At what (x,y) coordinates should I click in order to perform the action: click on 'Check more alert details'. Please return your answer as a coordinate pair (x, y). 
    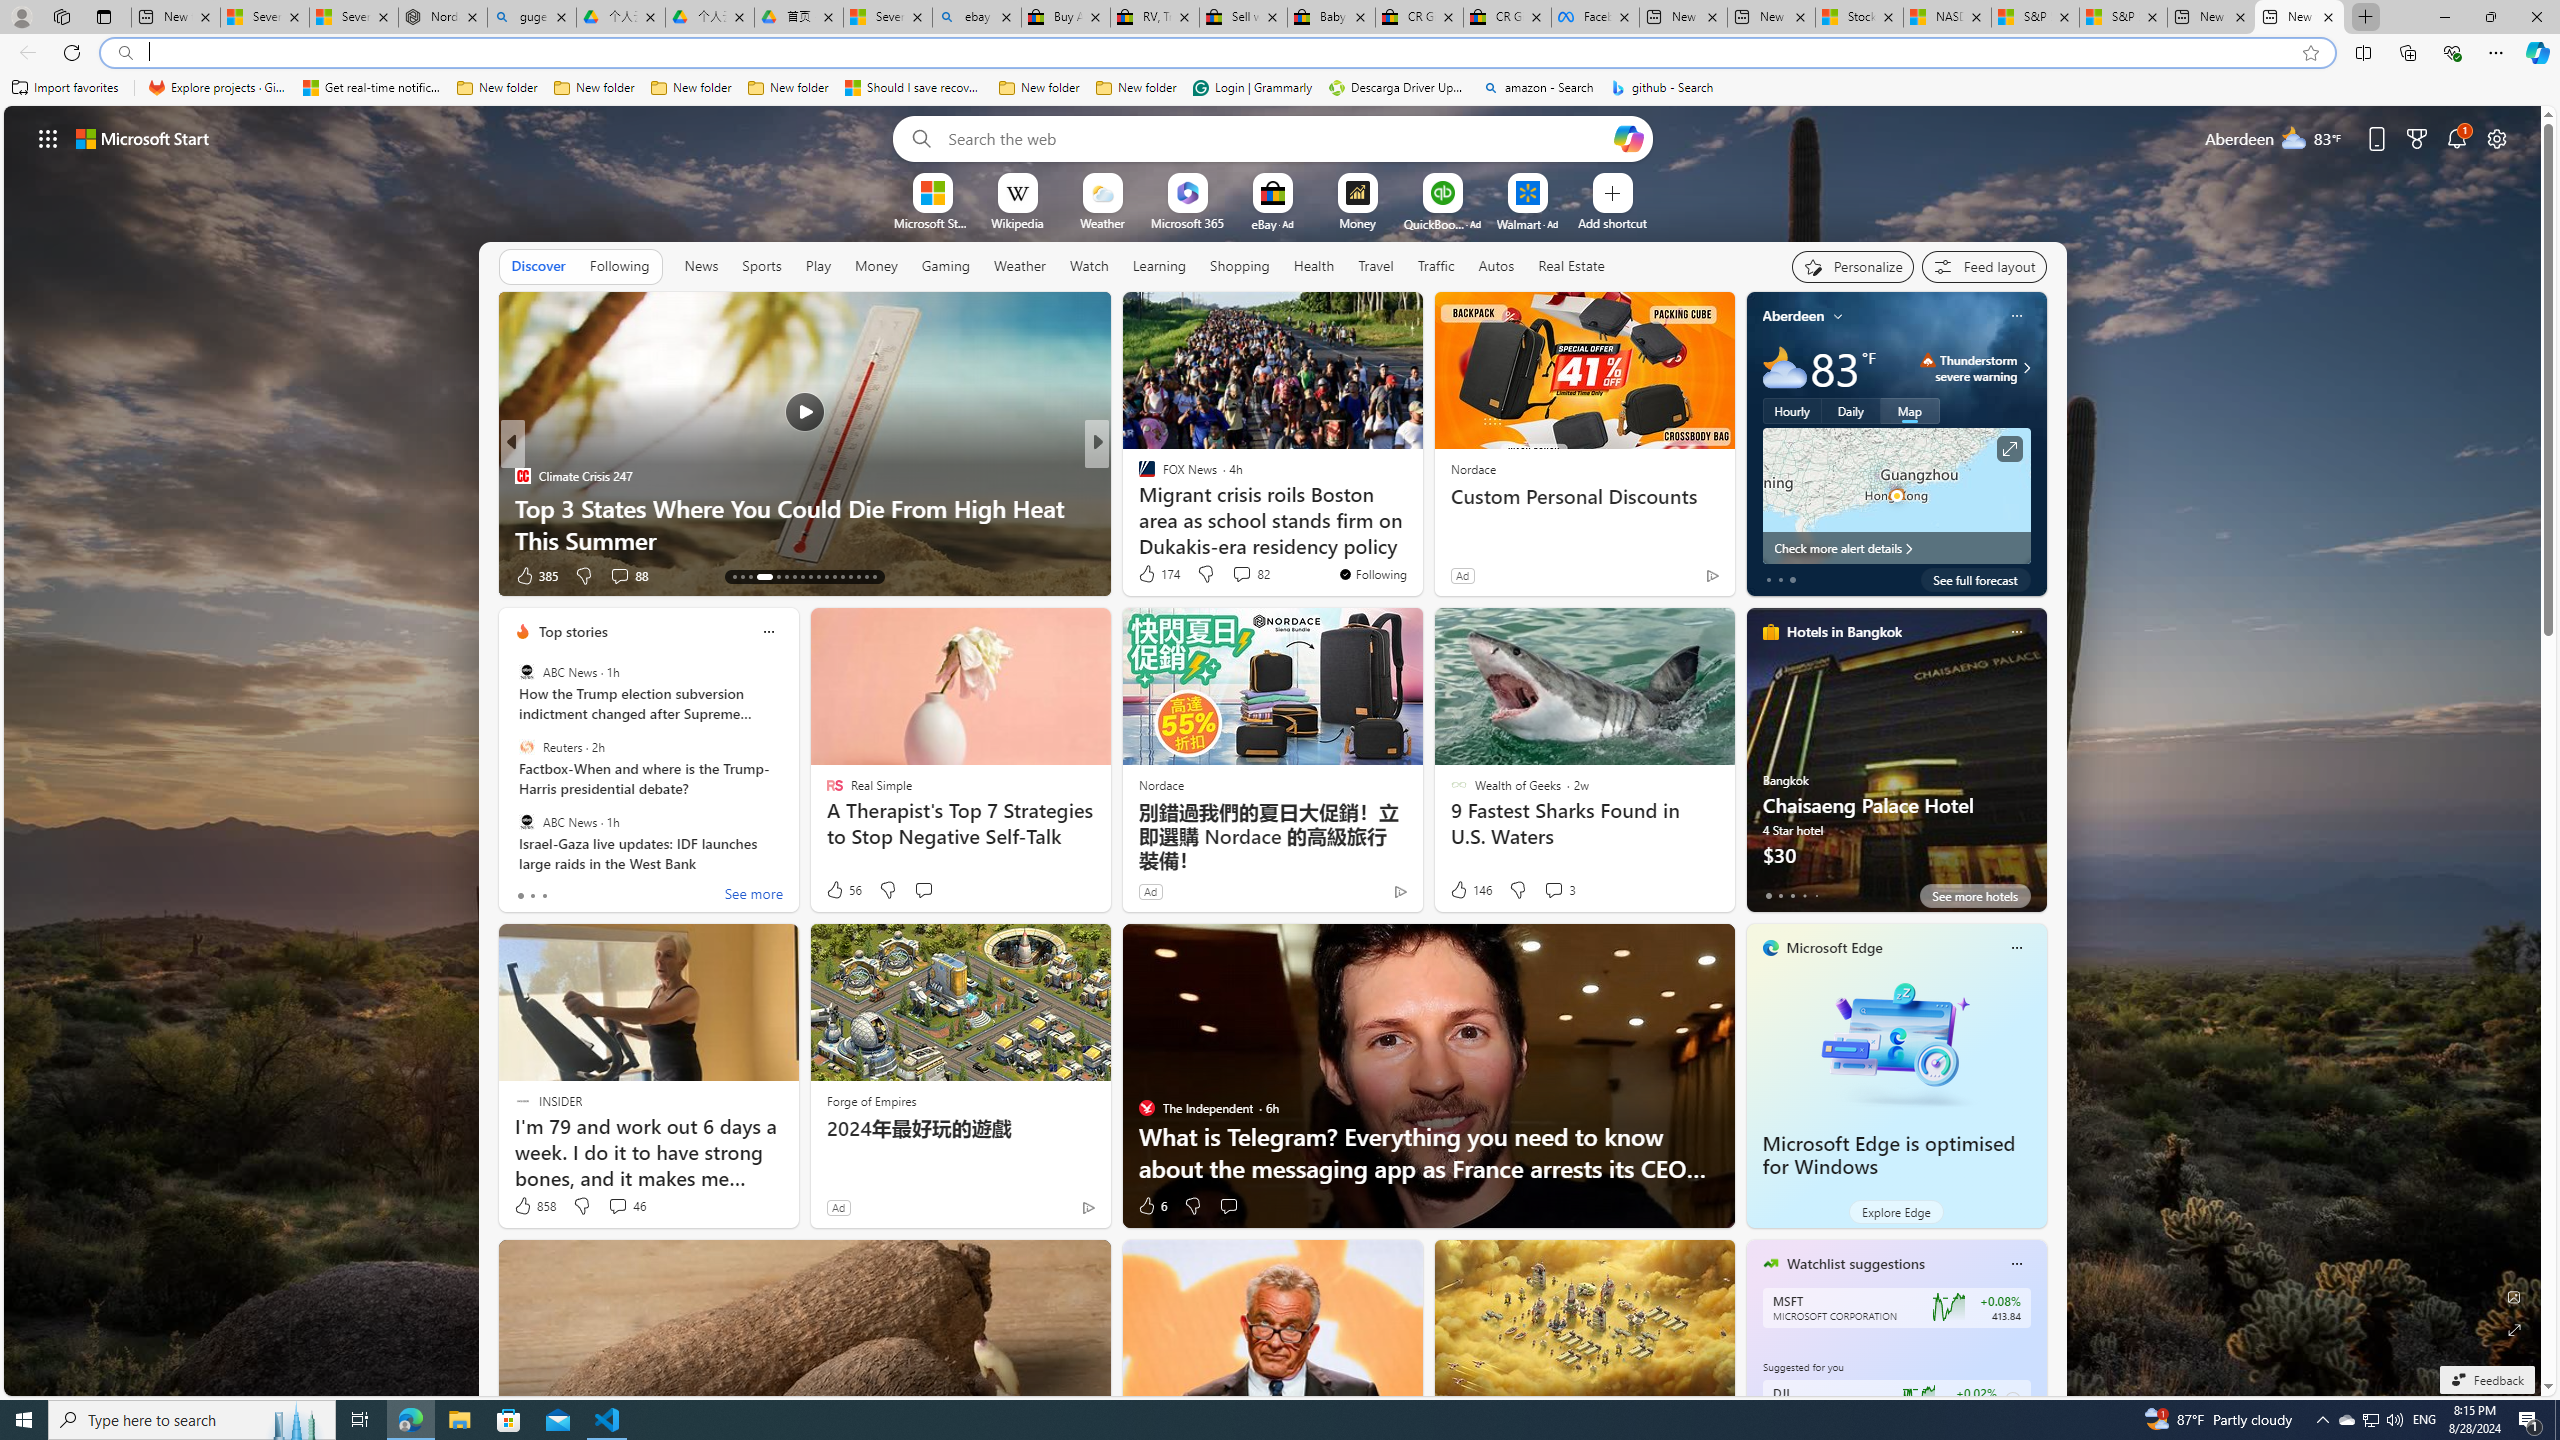
    Looking at the image, I should click on (1895, 547).